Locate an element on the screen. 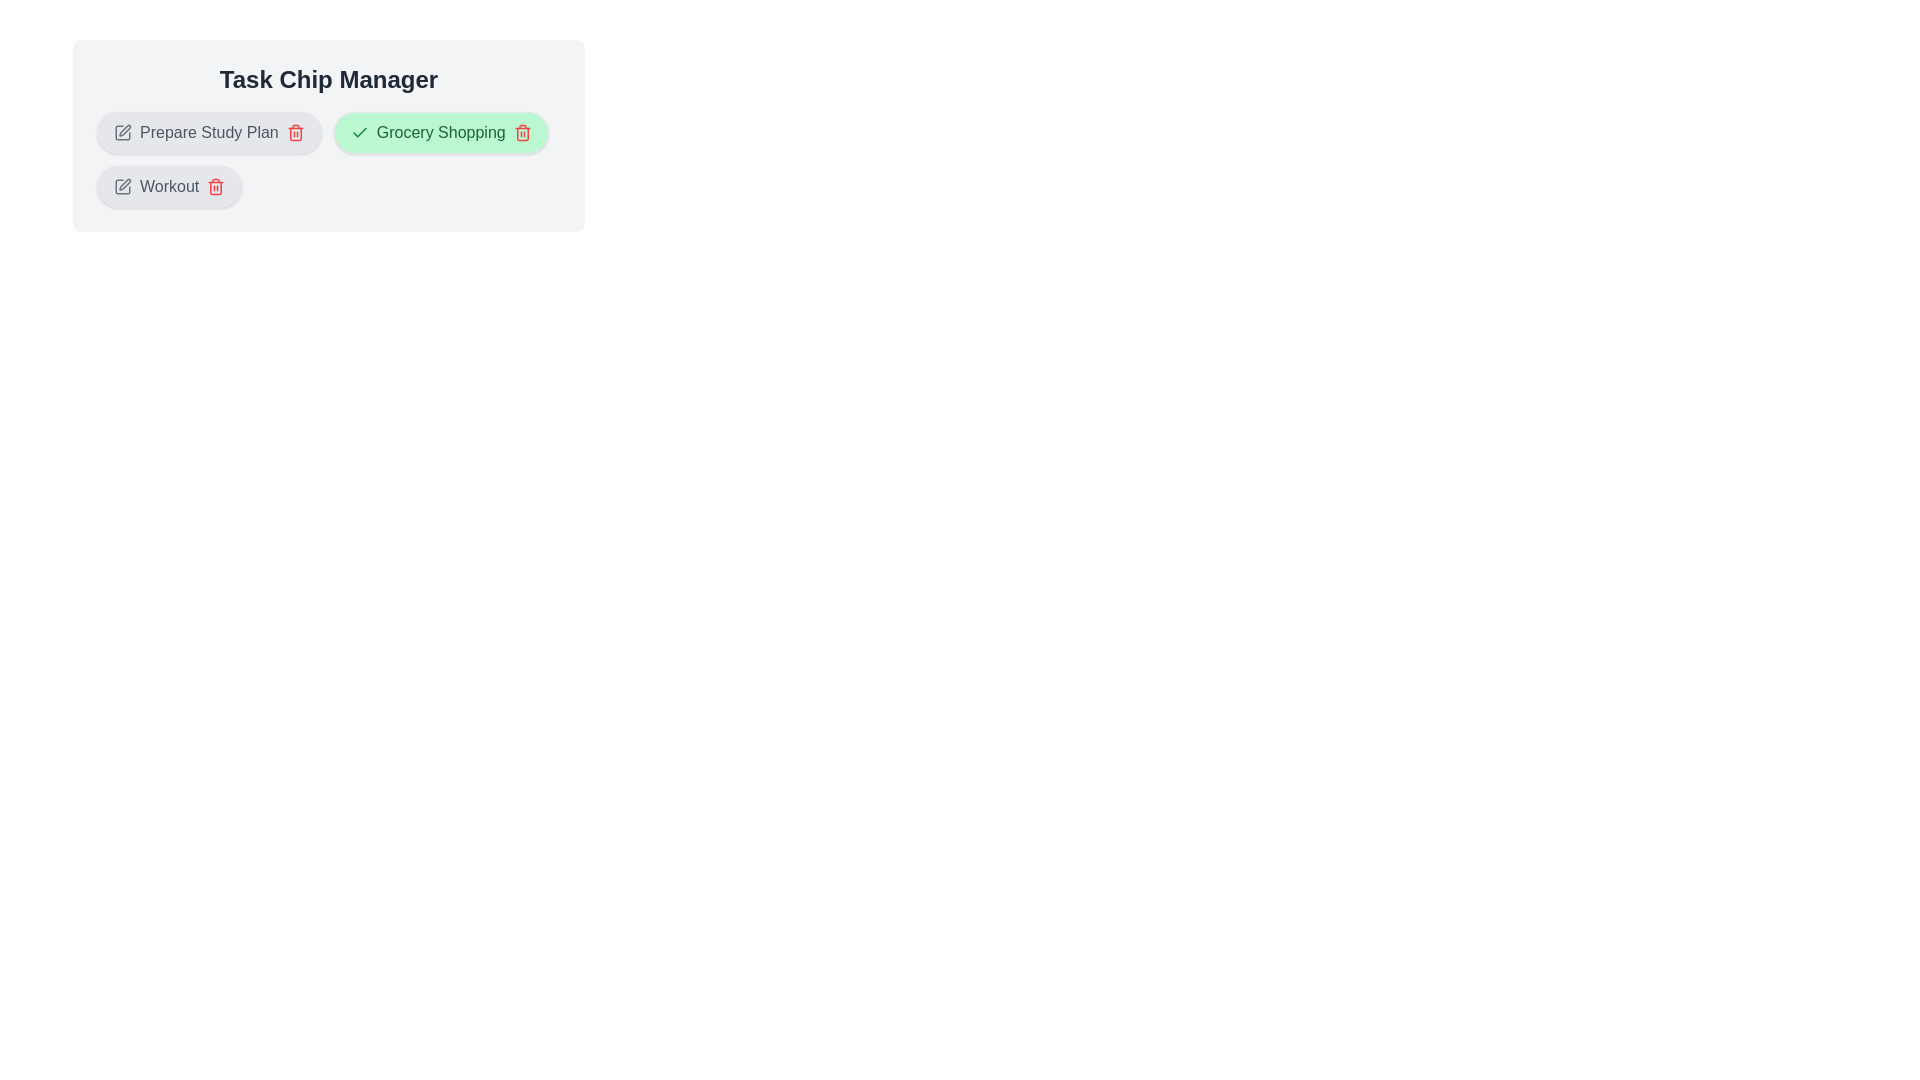  the red trash bin icon within the 'Grocery Shopping' task chip, which is part of the Task Chip Manager interface is located at coordinates (522, 134).